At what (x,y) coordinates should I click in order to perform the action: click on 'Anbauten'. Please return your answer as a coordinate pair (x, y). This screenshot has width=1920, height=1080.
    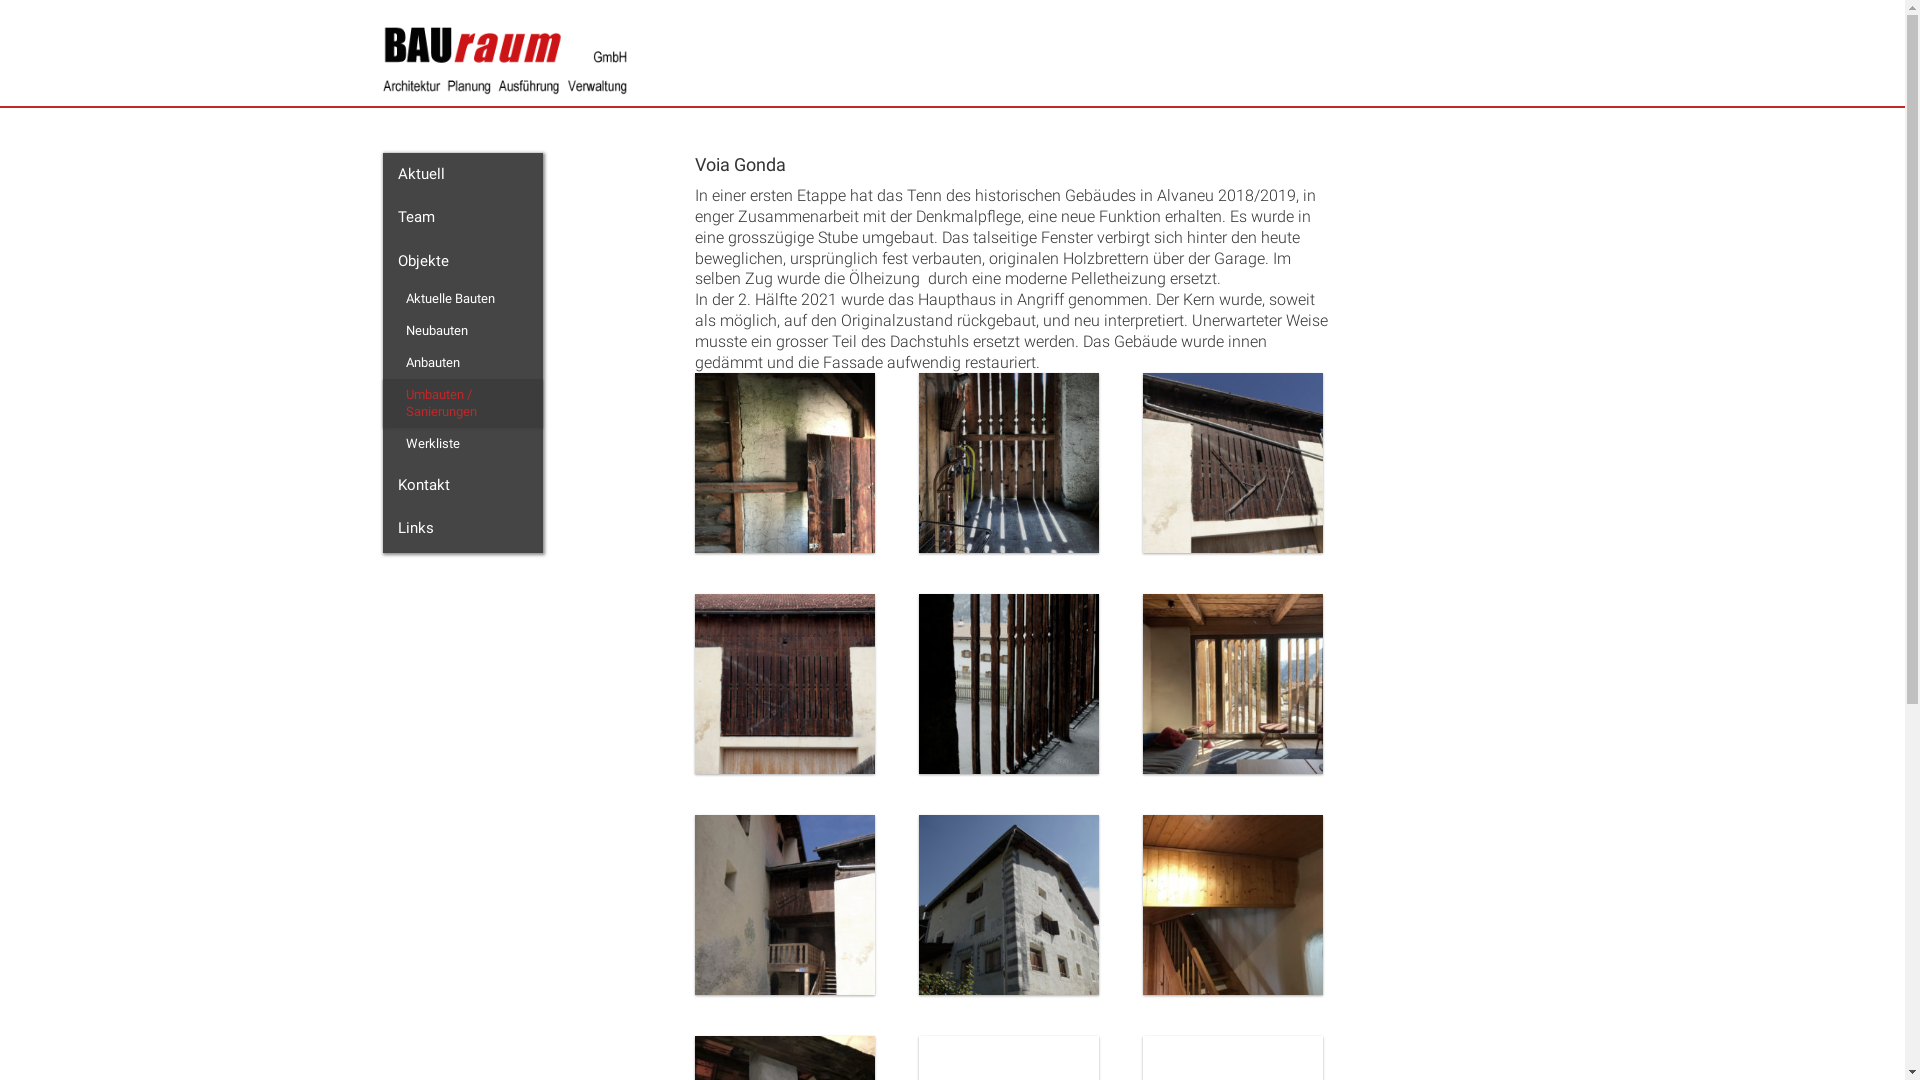
    Looking at the image, I should click on (389, 362).